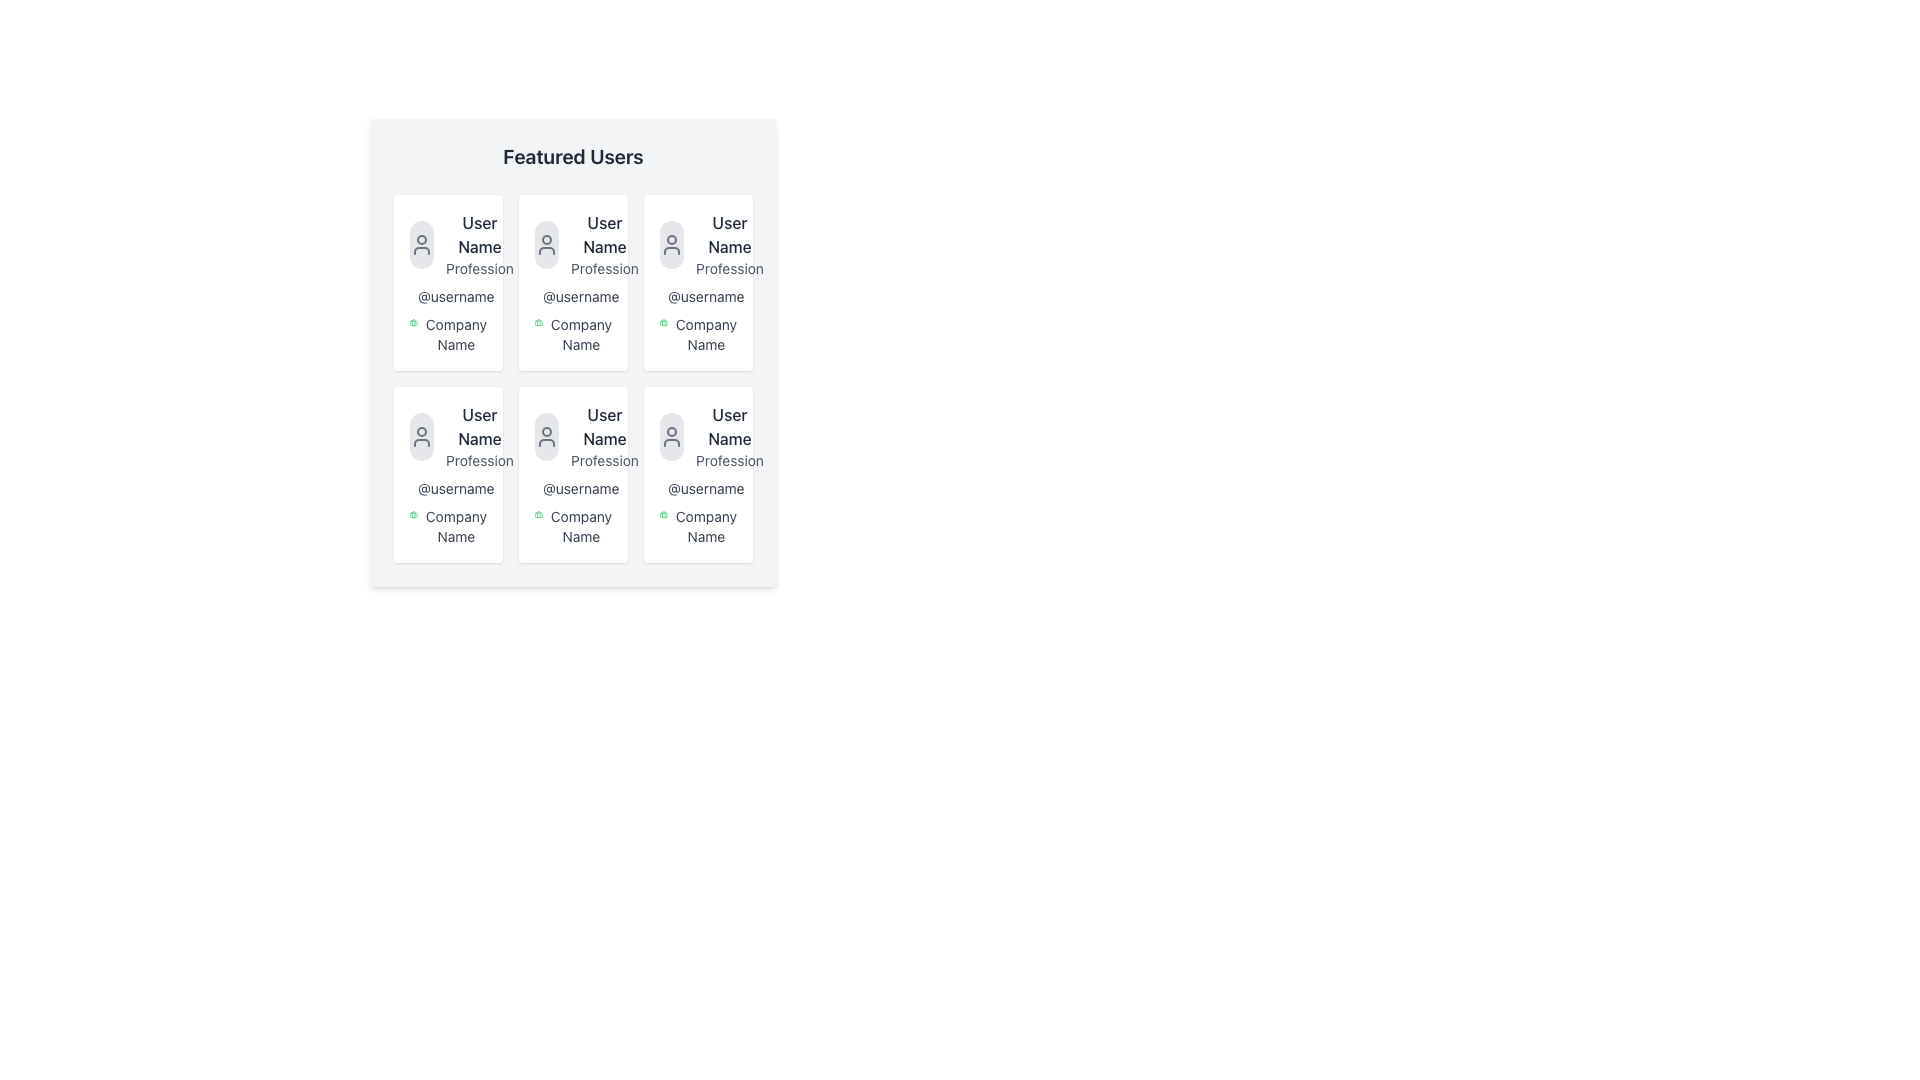 The width and height of the screenshot is (1920, 1080). What do you see at coordinates (580, 489) in the screenshot?
I see `the user's handle text located in the bottom-middle card of the 'Featured Users' grid, which is the second text component below the profession information, to interact with nearby elements` at bounding box center [580, 489].